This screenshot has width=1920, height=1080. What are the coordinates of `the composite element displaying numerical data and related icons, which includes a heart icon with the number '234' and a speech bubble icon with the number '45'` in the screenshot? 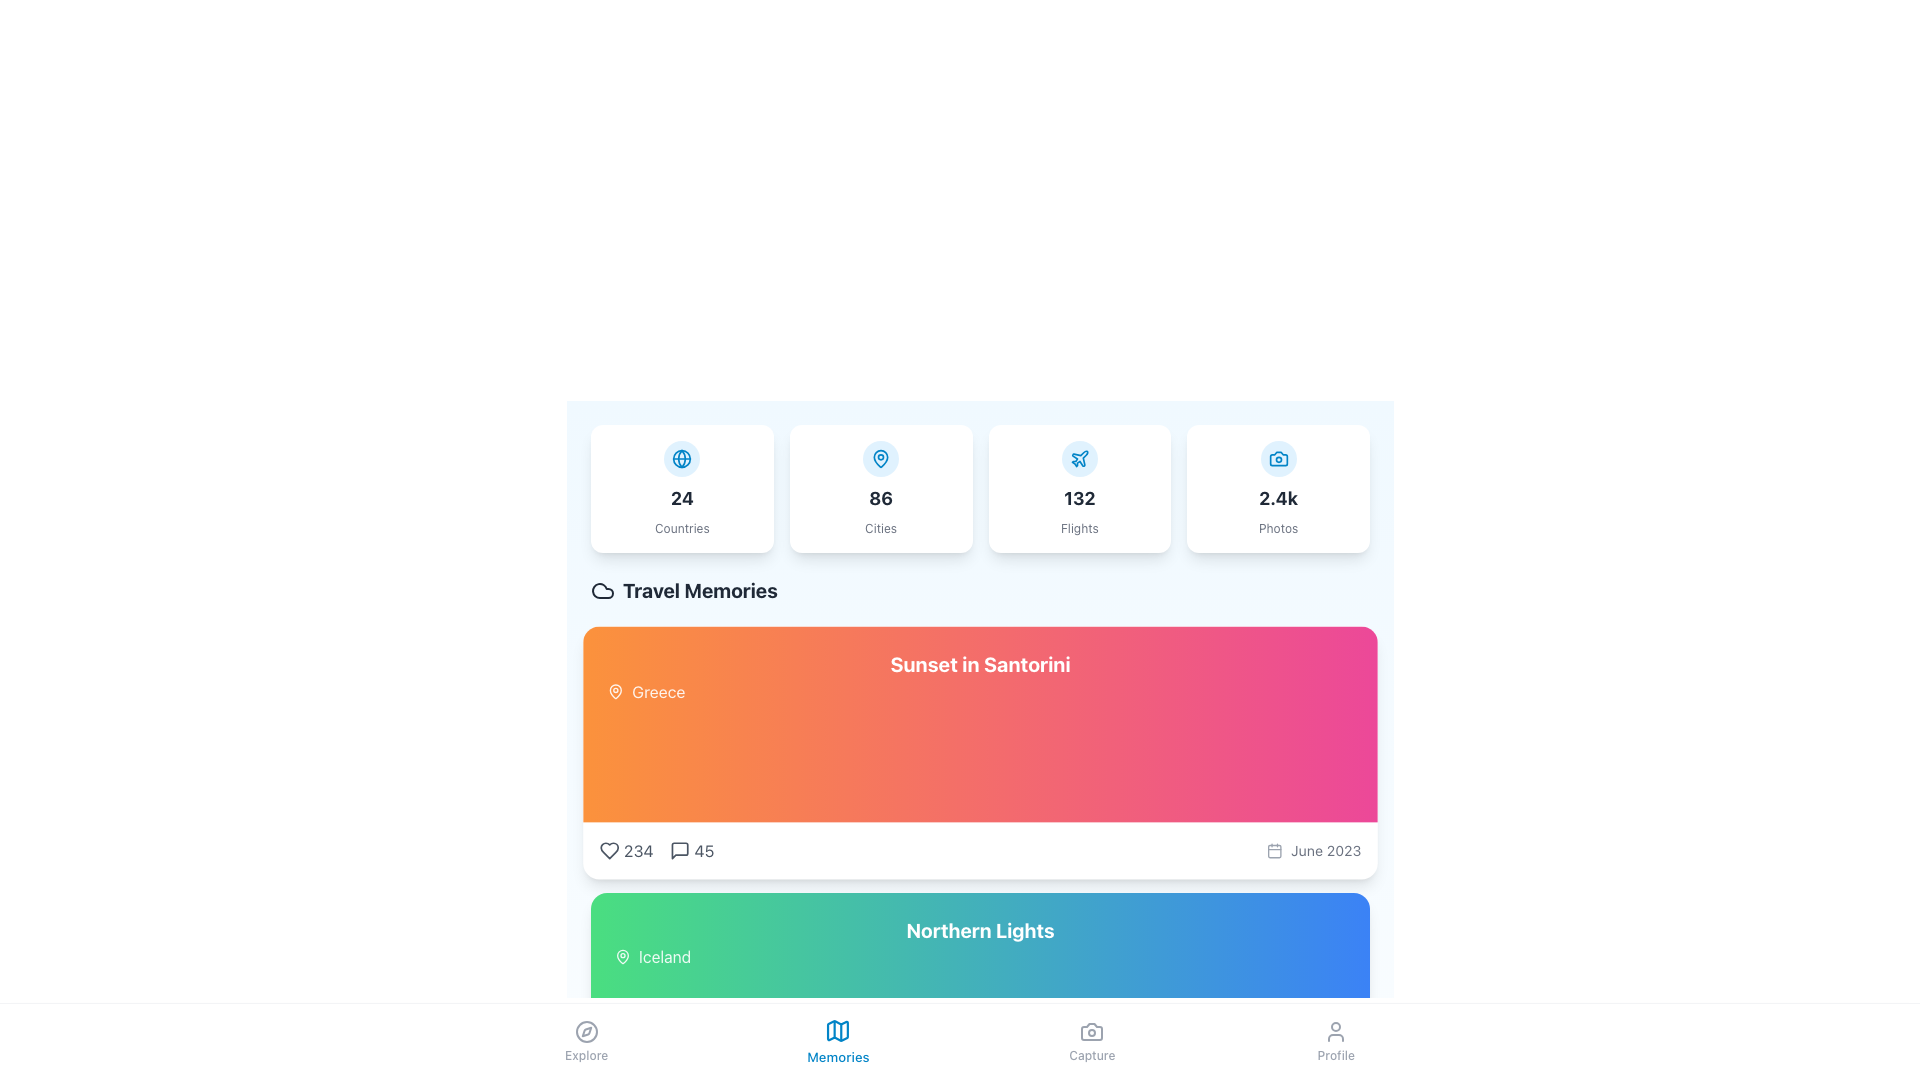 It's located at (657, 850).